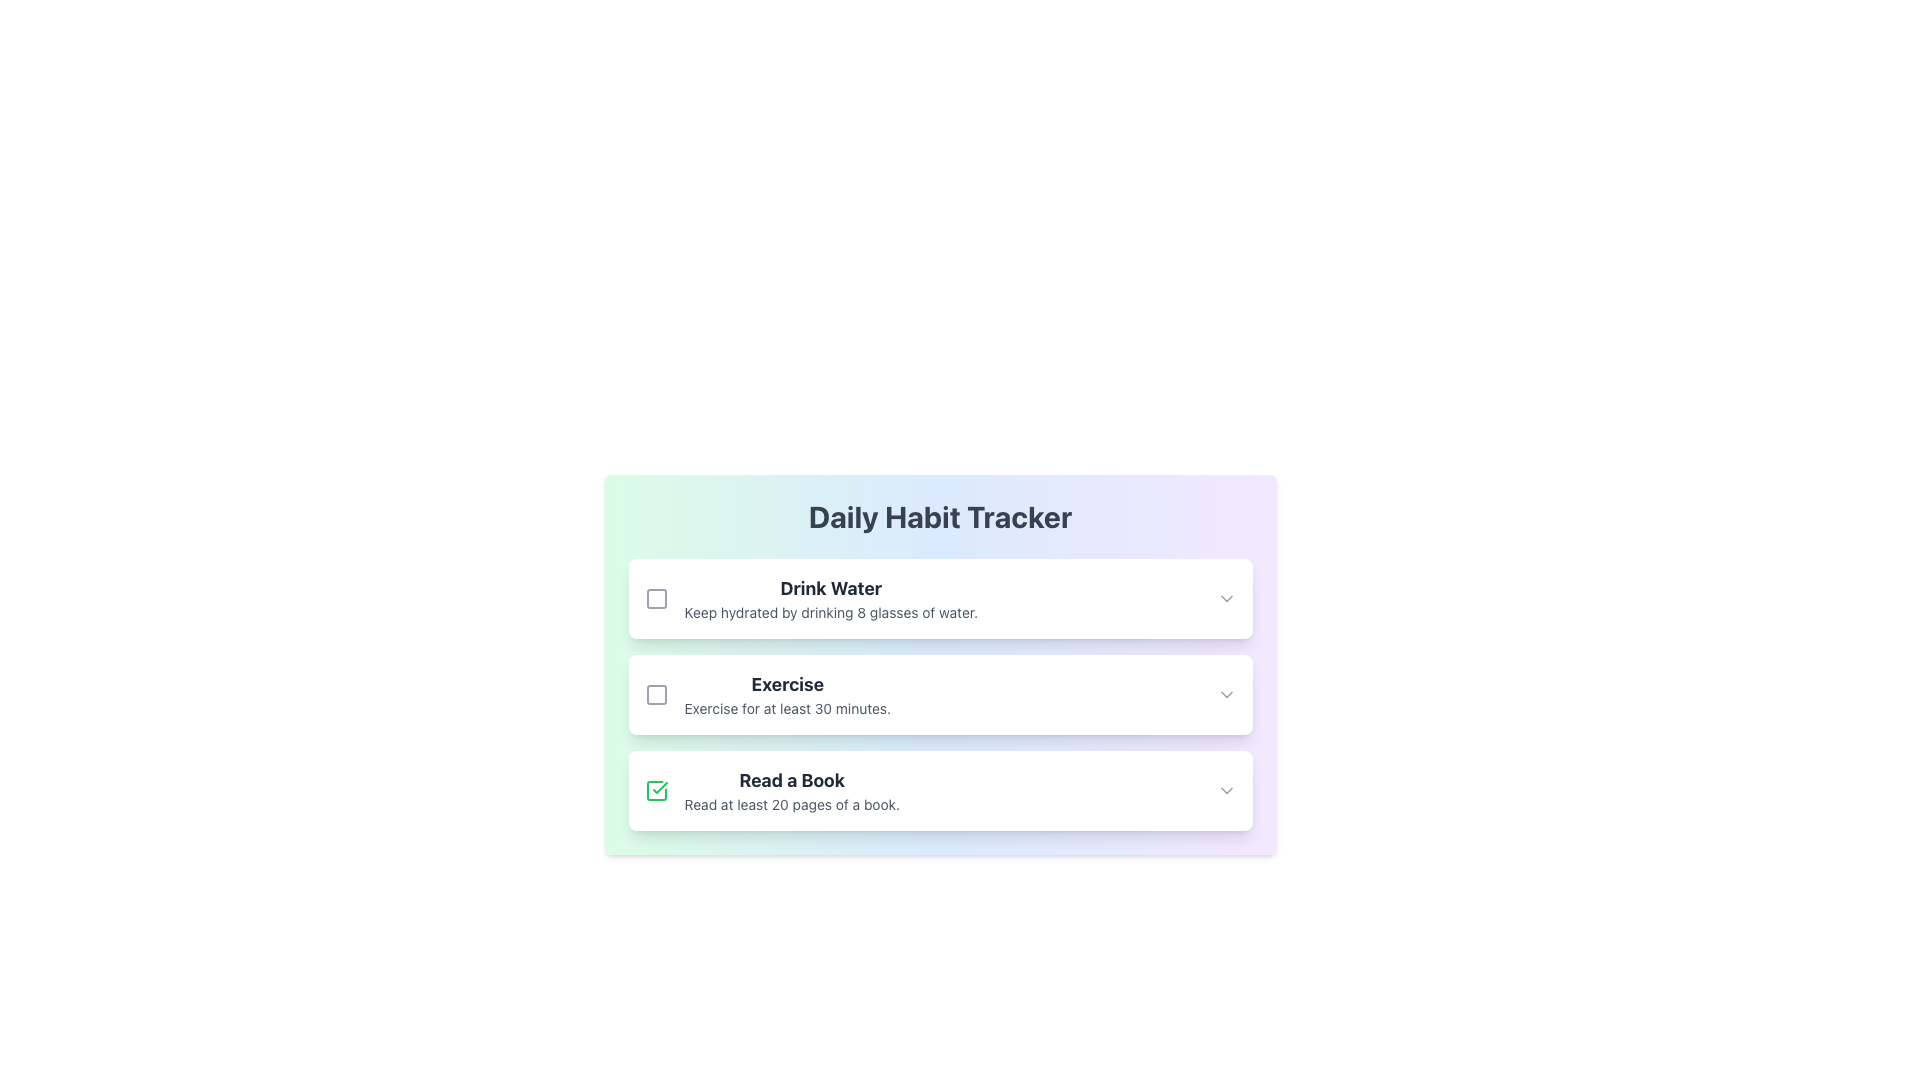 The width and height of the screenshot is (1920, 1080). Describe the element at coordinates (831, 612) in the screenshot. I see `the text label displaying 'Keep hydrated by drinking 8 glasses of water.' which is located below the bolded title 'Drink Water.'` at that location.